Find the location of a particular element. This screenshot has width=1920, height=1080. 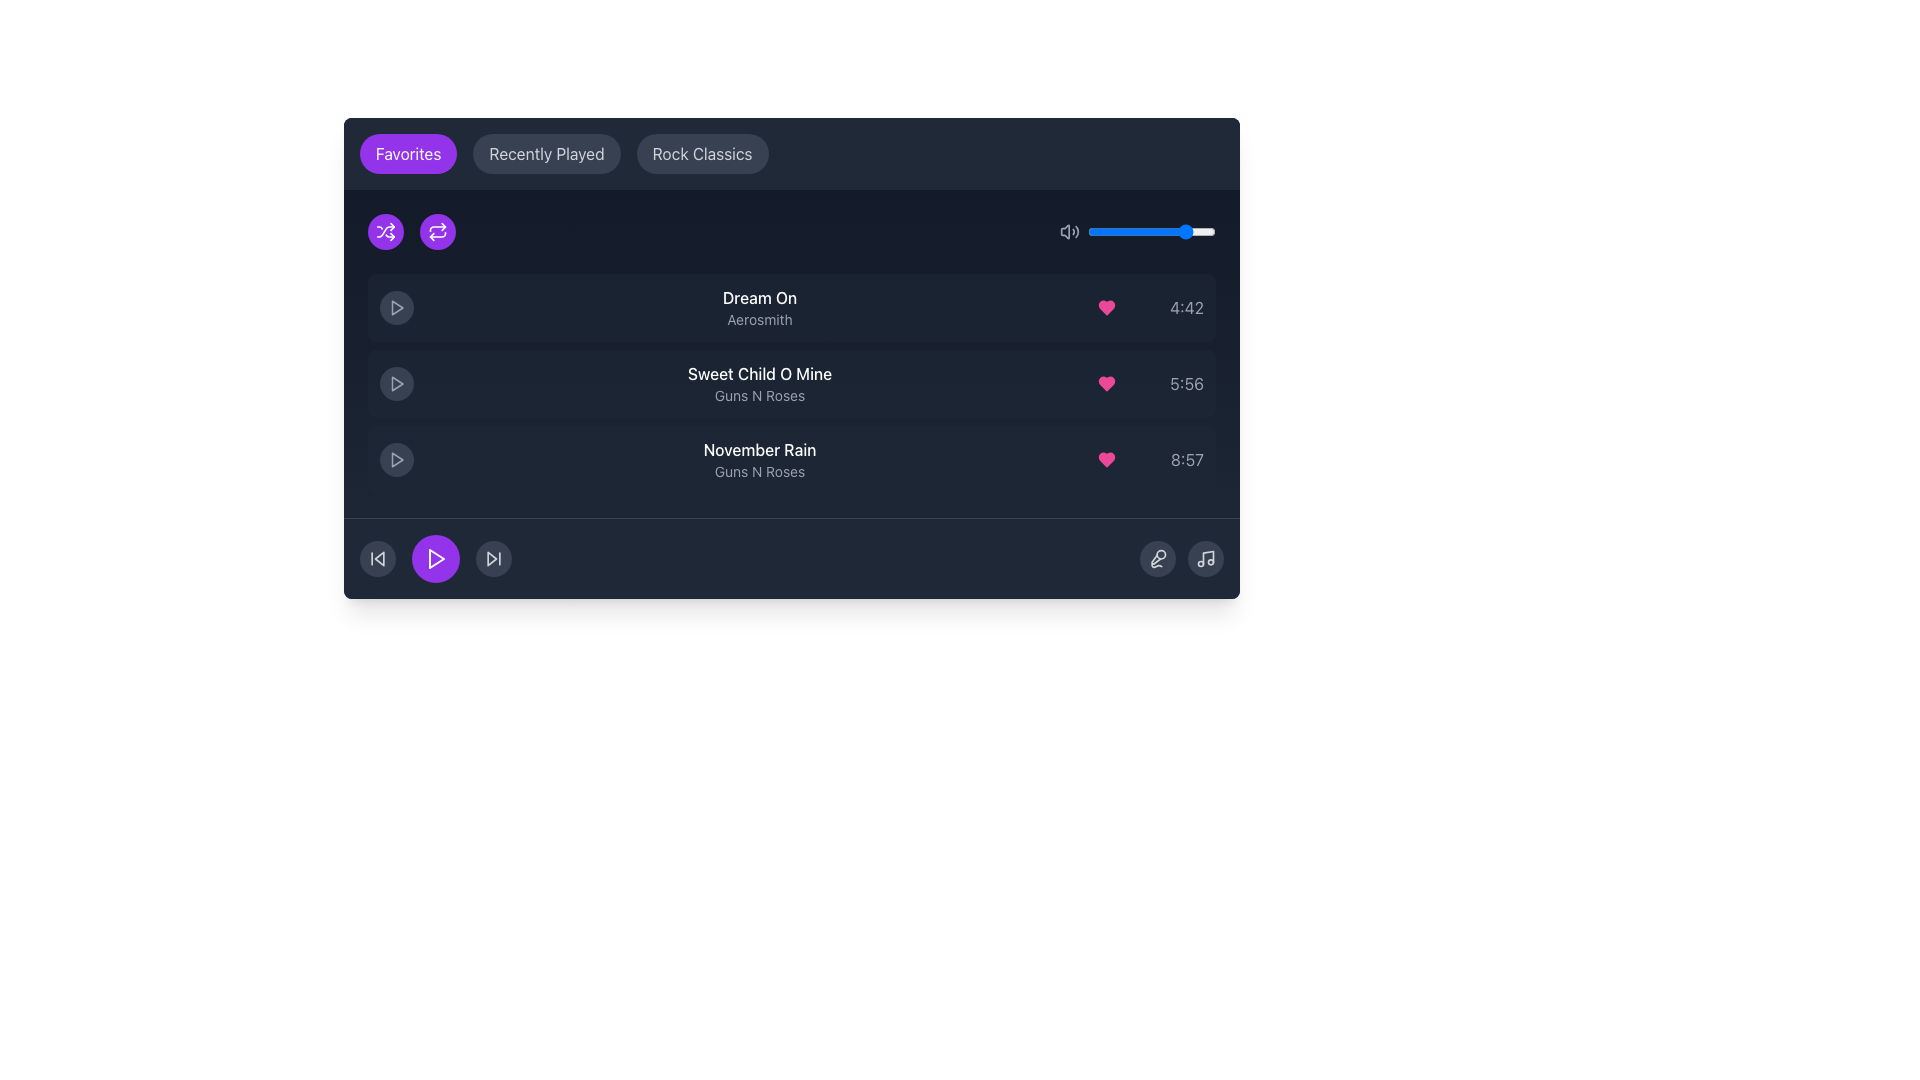

the text label displaying 'Aerosmith', which is in a small gray font and positioned below the larger white text 'Dream On' in the music playlist interface is located at coordinates (758, 319).